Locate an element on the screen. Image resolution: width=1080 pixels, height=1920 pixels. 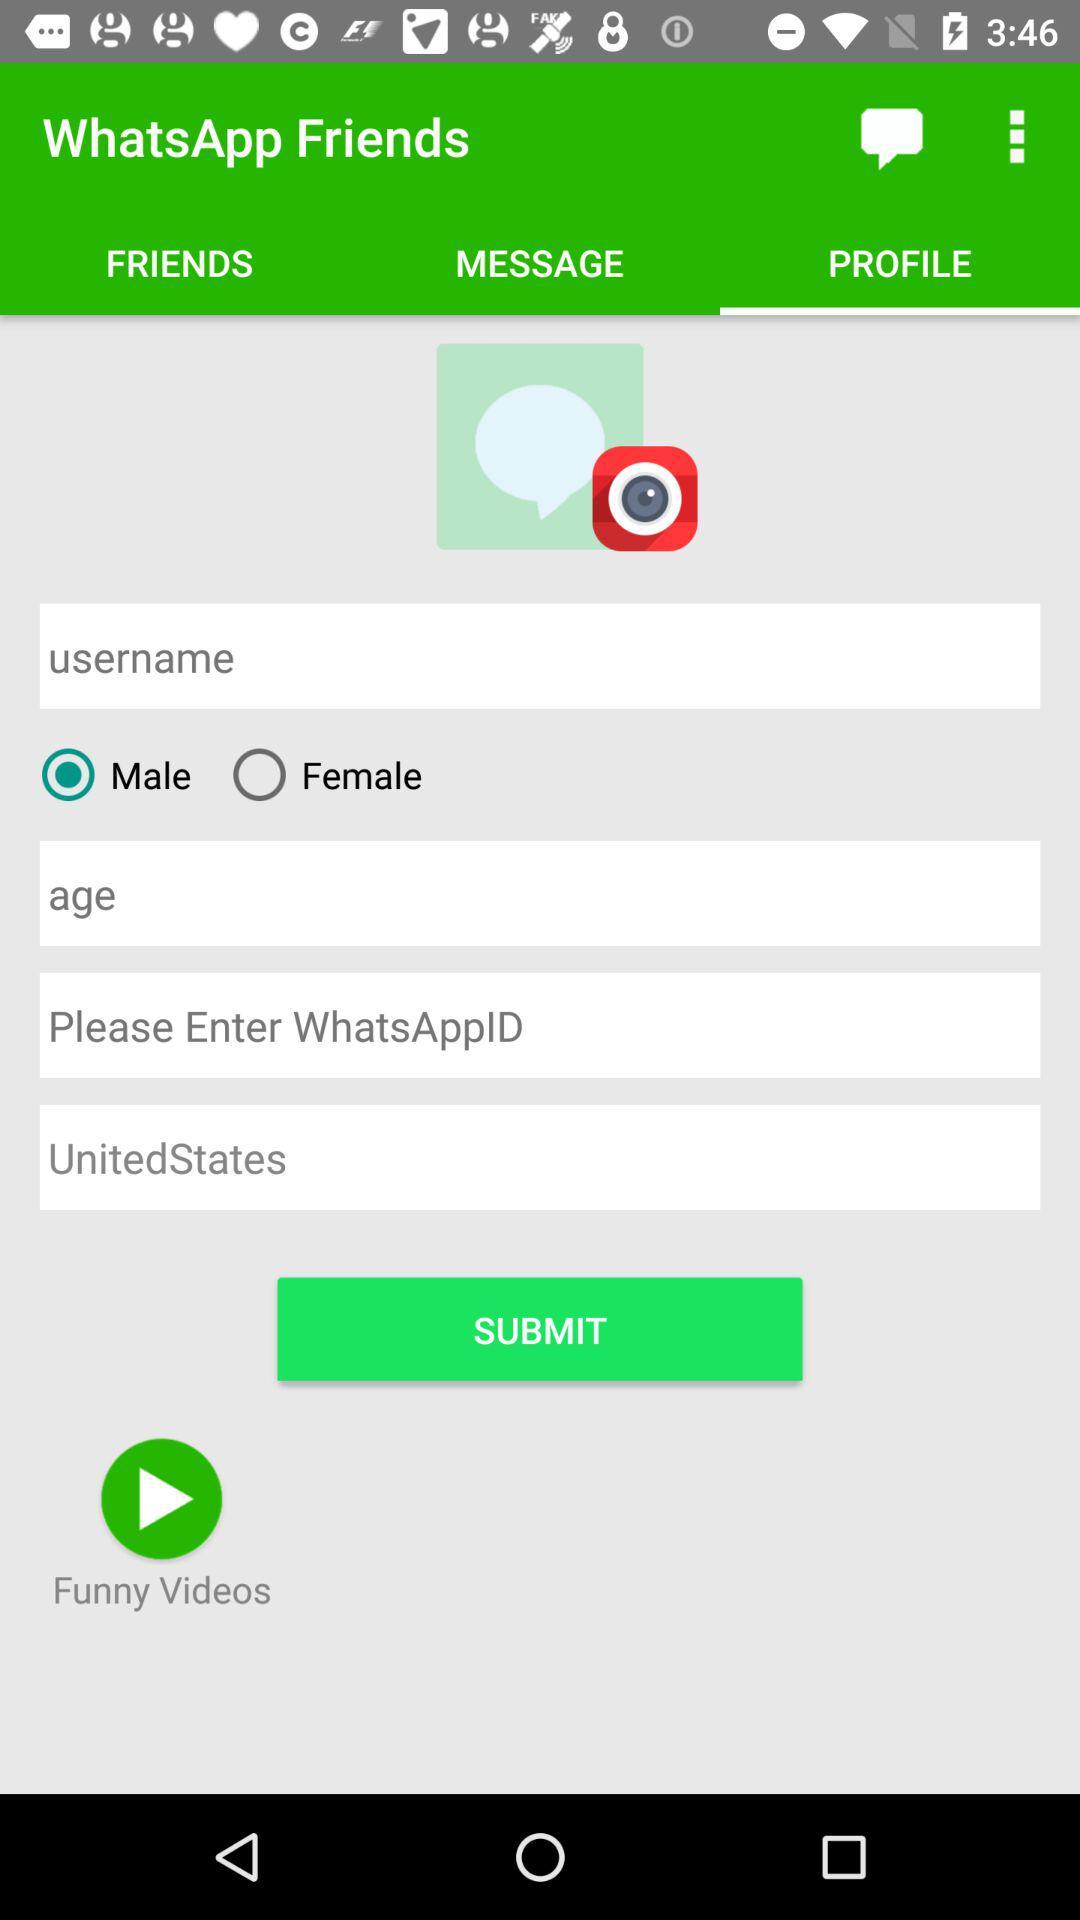
item next to the female item is located at coordinates (108, 773).